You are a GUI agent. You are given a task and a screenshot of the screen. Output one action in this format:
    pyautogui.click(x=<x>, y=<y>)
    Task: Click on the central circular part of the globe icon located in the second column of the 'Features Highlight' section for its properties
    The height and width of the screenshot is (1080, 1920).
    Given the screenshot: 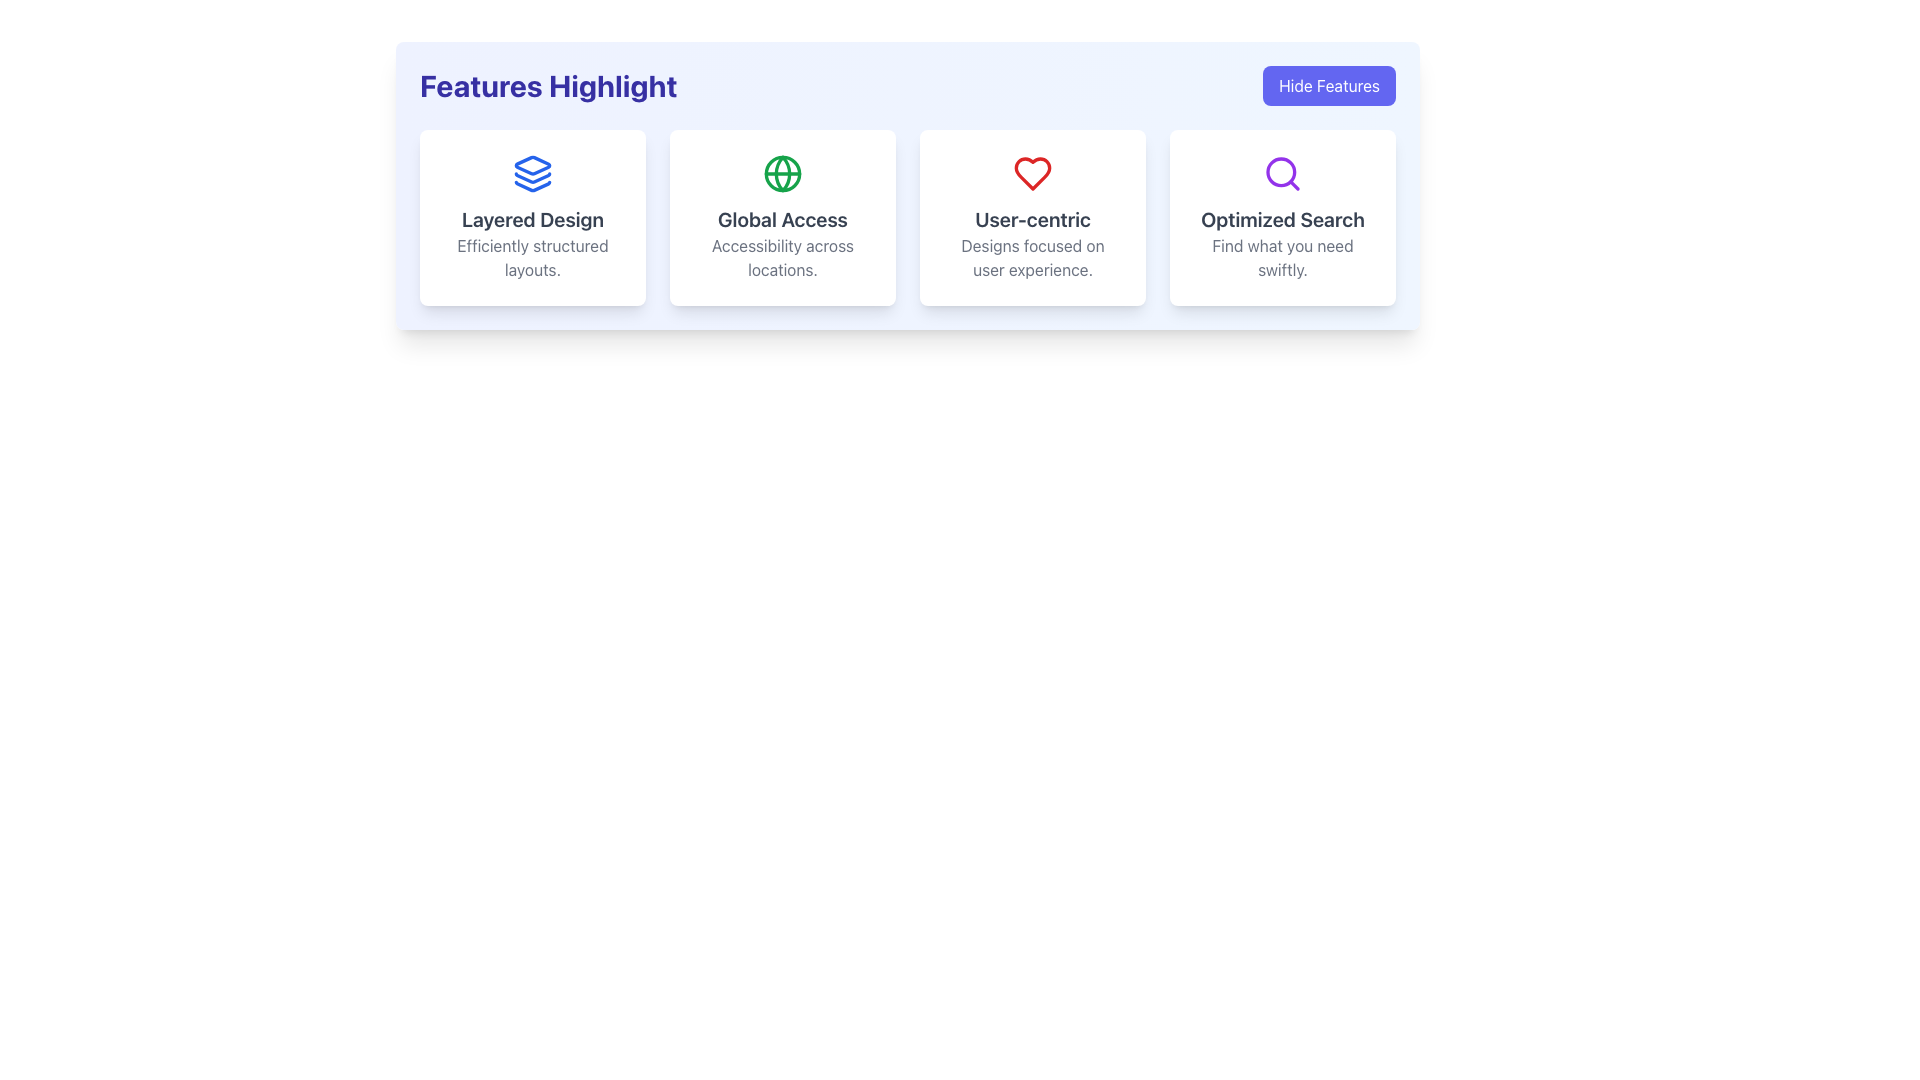 What is the action you would take?
    pyautogui.click(x=781, y=172)
    